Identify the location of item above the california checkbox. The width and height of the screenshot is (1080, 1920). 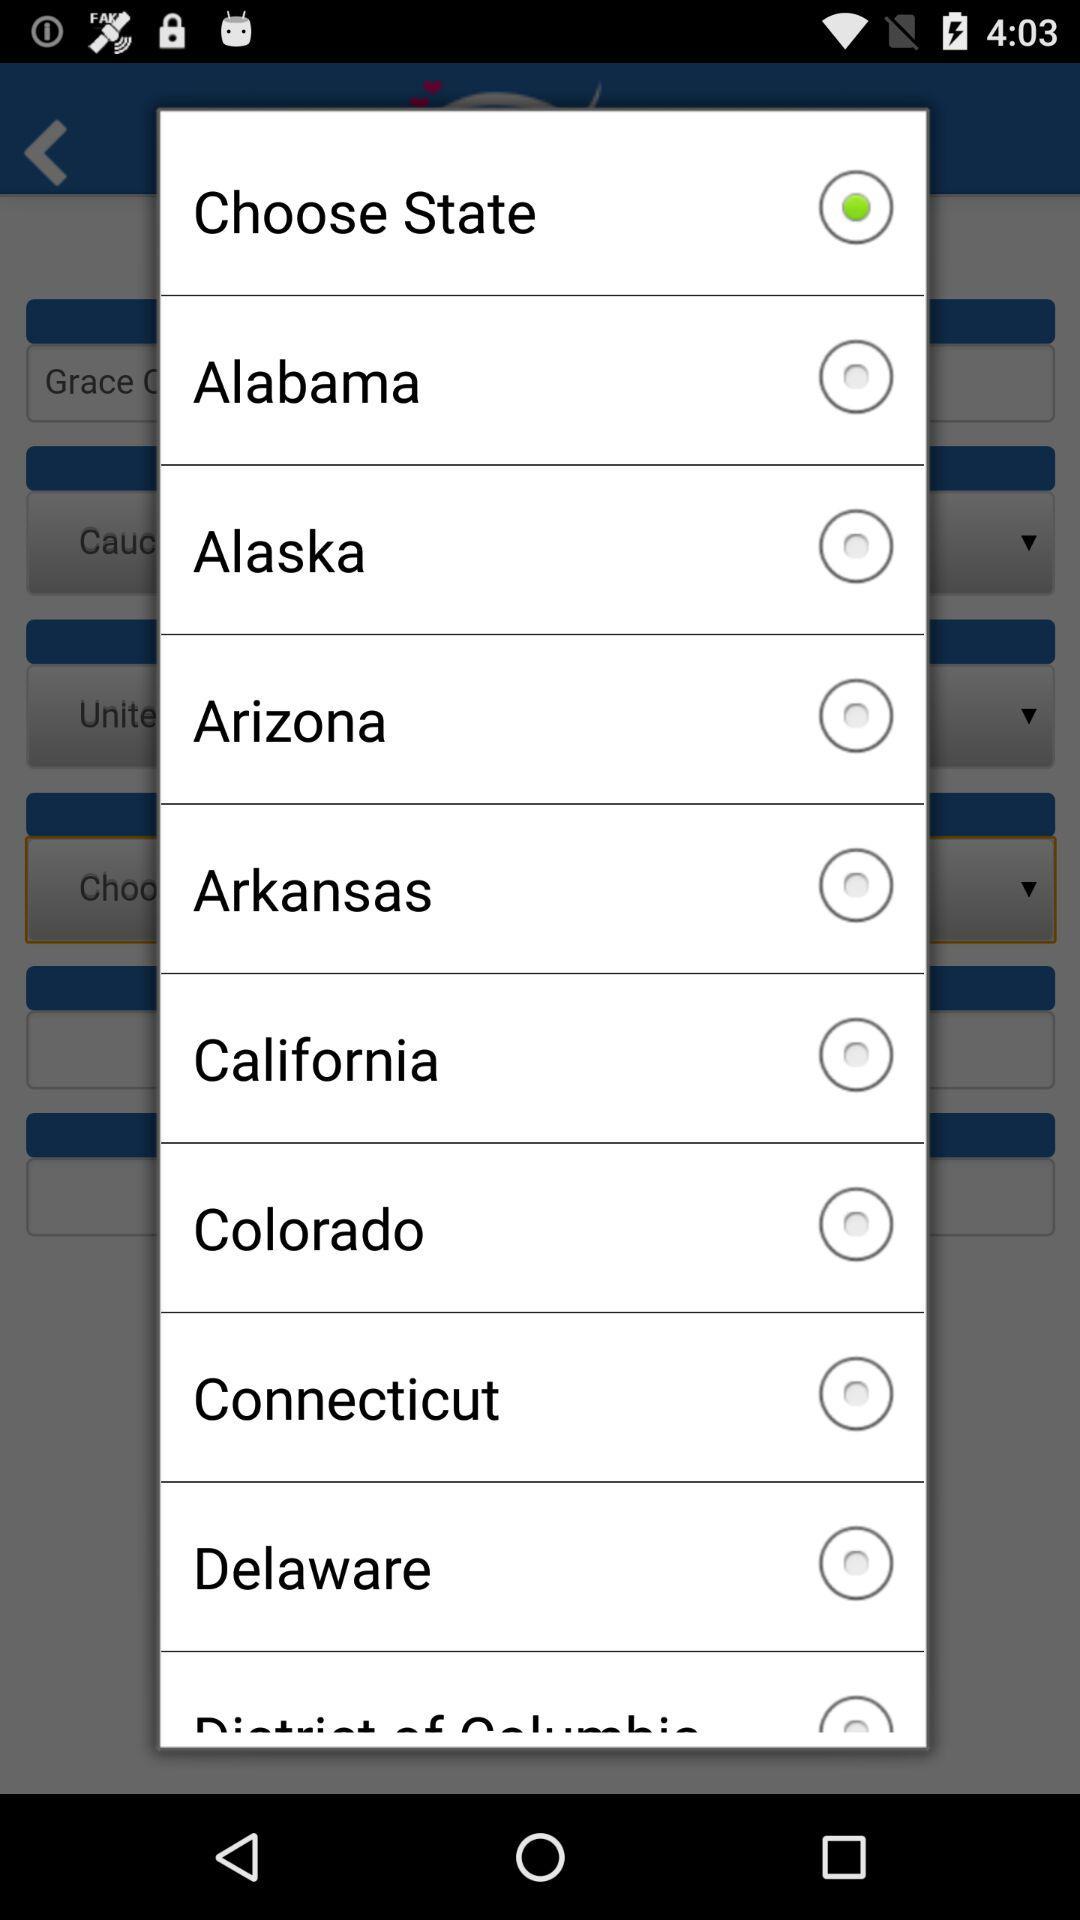
(542, 887).